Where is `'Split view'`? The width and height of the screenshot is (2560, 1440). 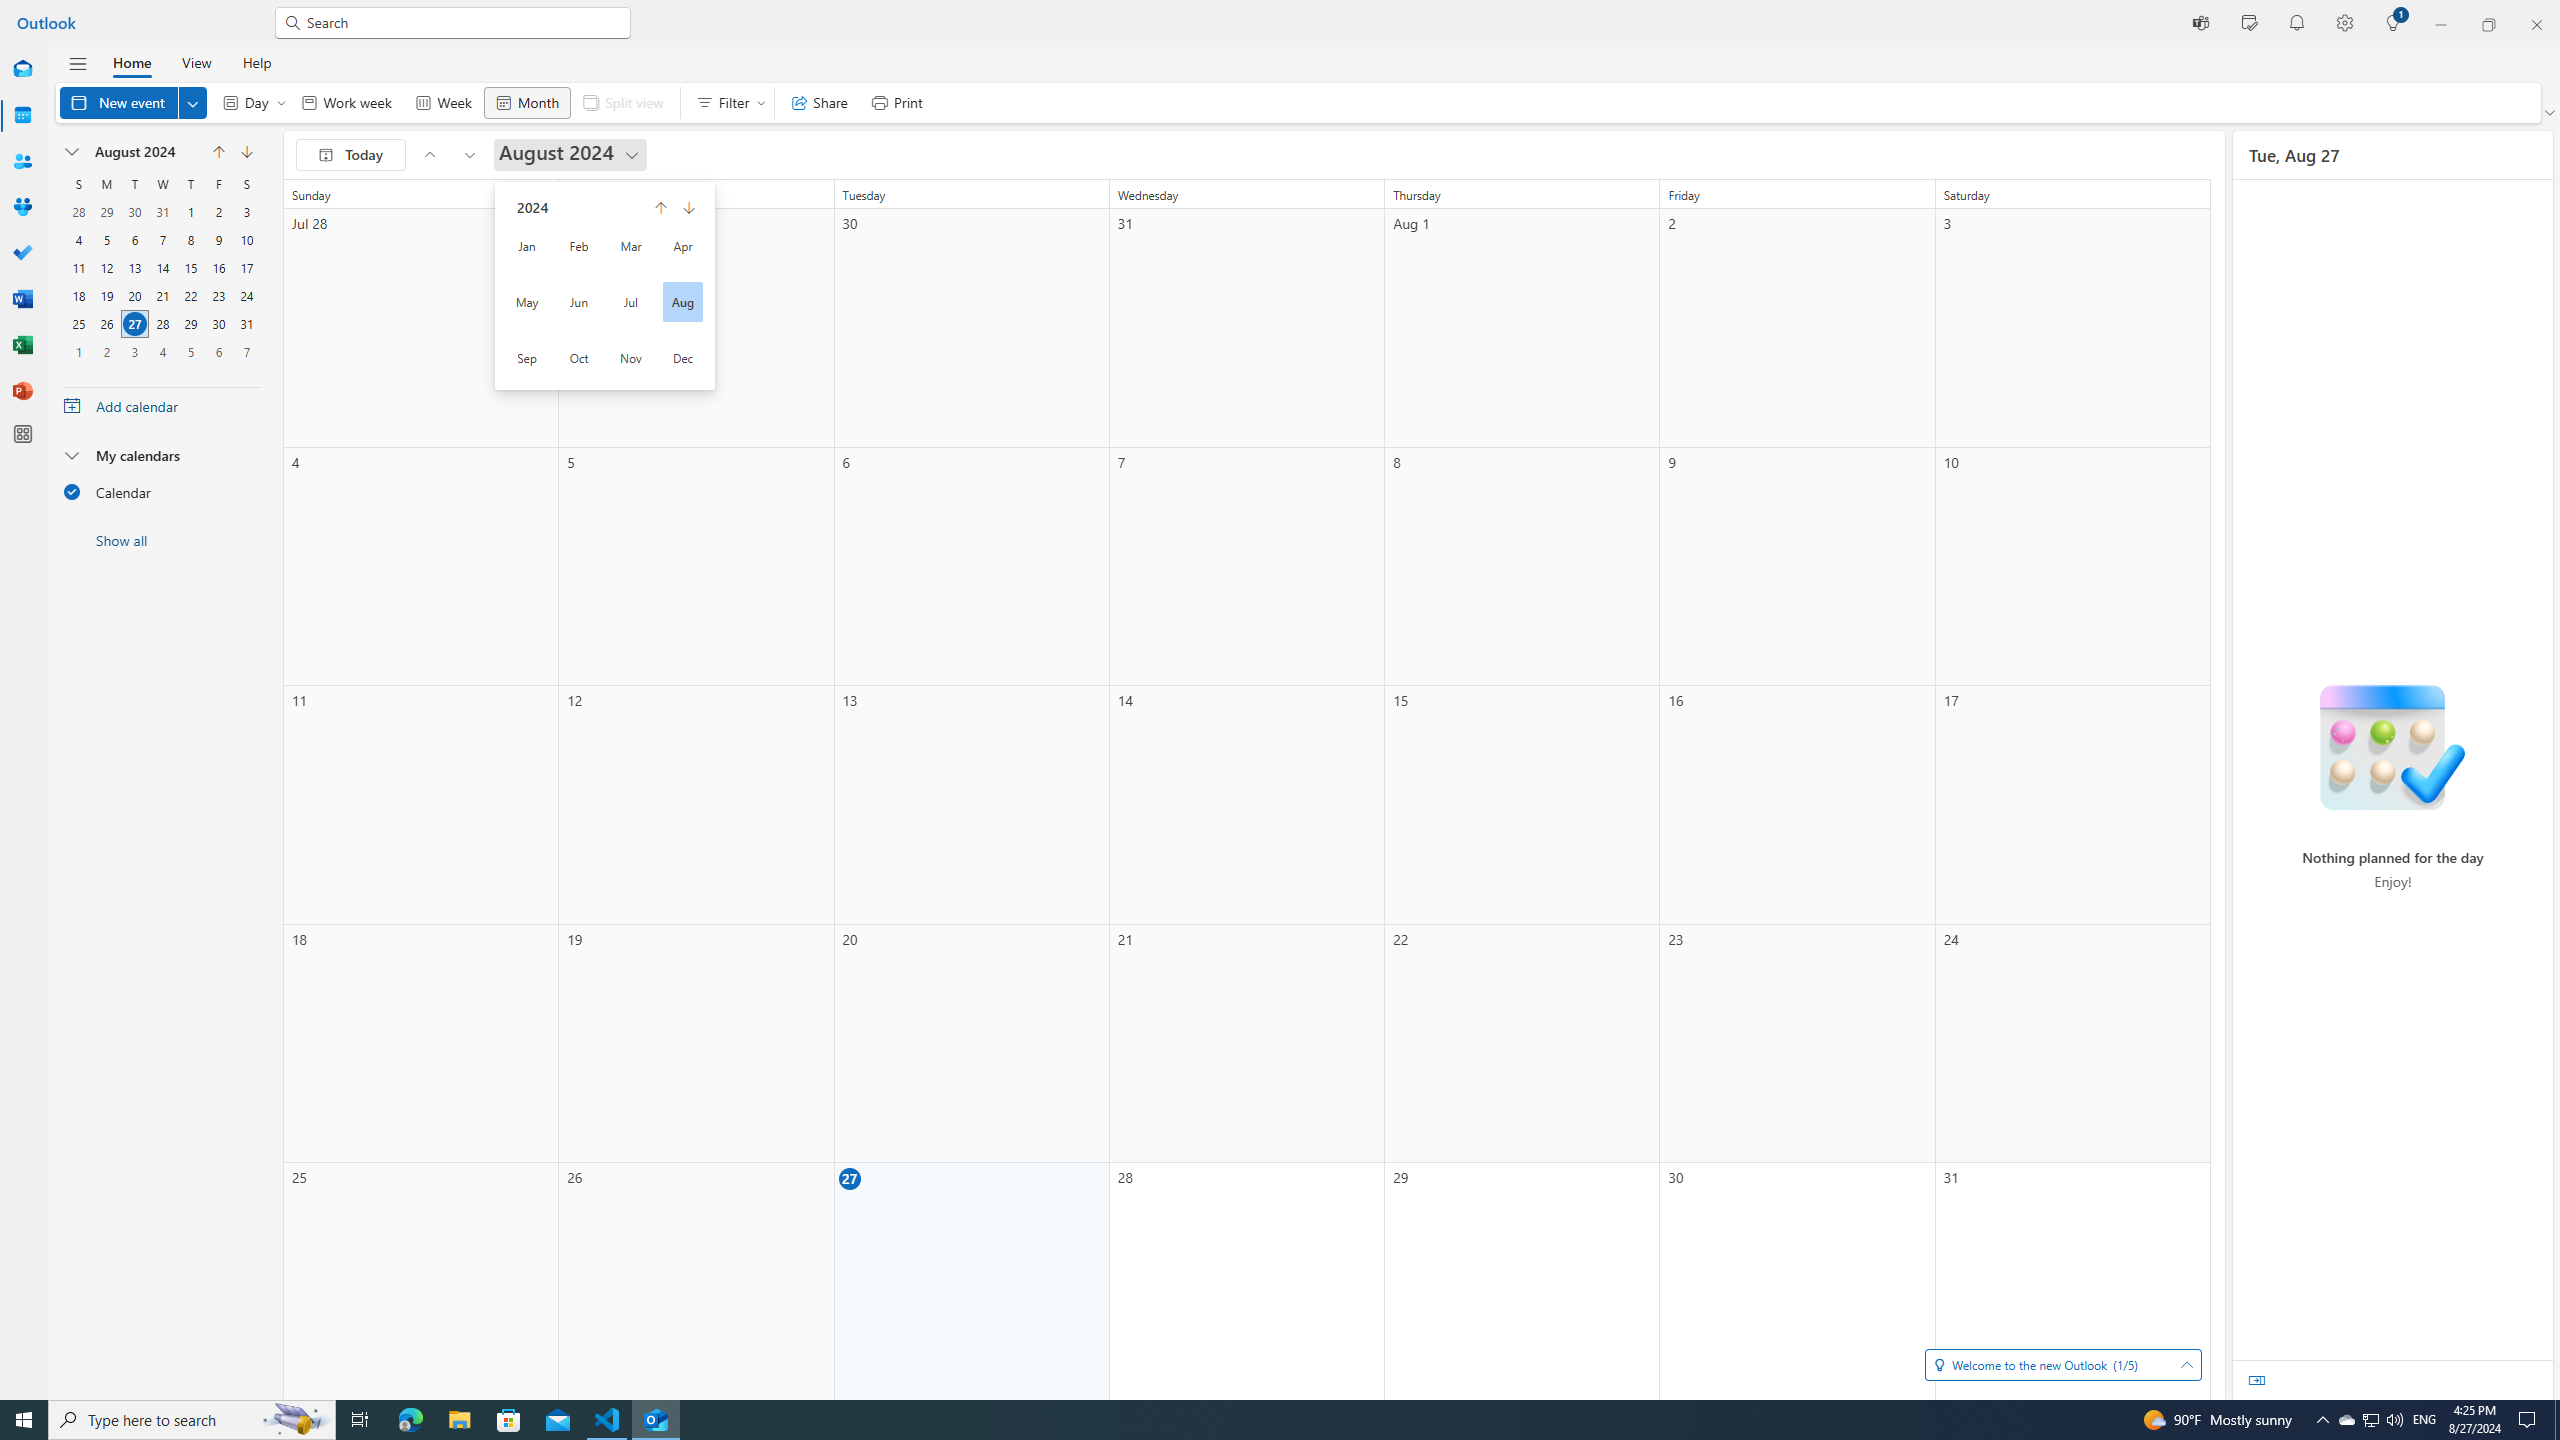
'Split view' is located at coordinates (623, 102).